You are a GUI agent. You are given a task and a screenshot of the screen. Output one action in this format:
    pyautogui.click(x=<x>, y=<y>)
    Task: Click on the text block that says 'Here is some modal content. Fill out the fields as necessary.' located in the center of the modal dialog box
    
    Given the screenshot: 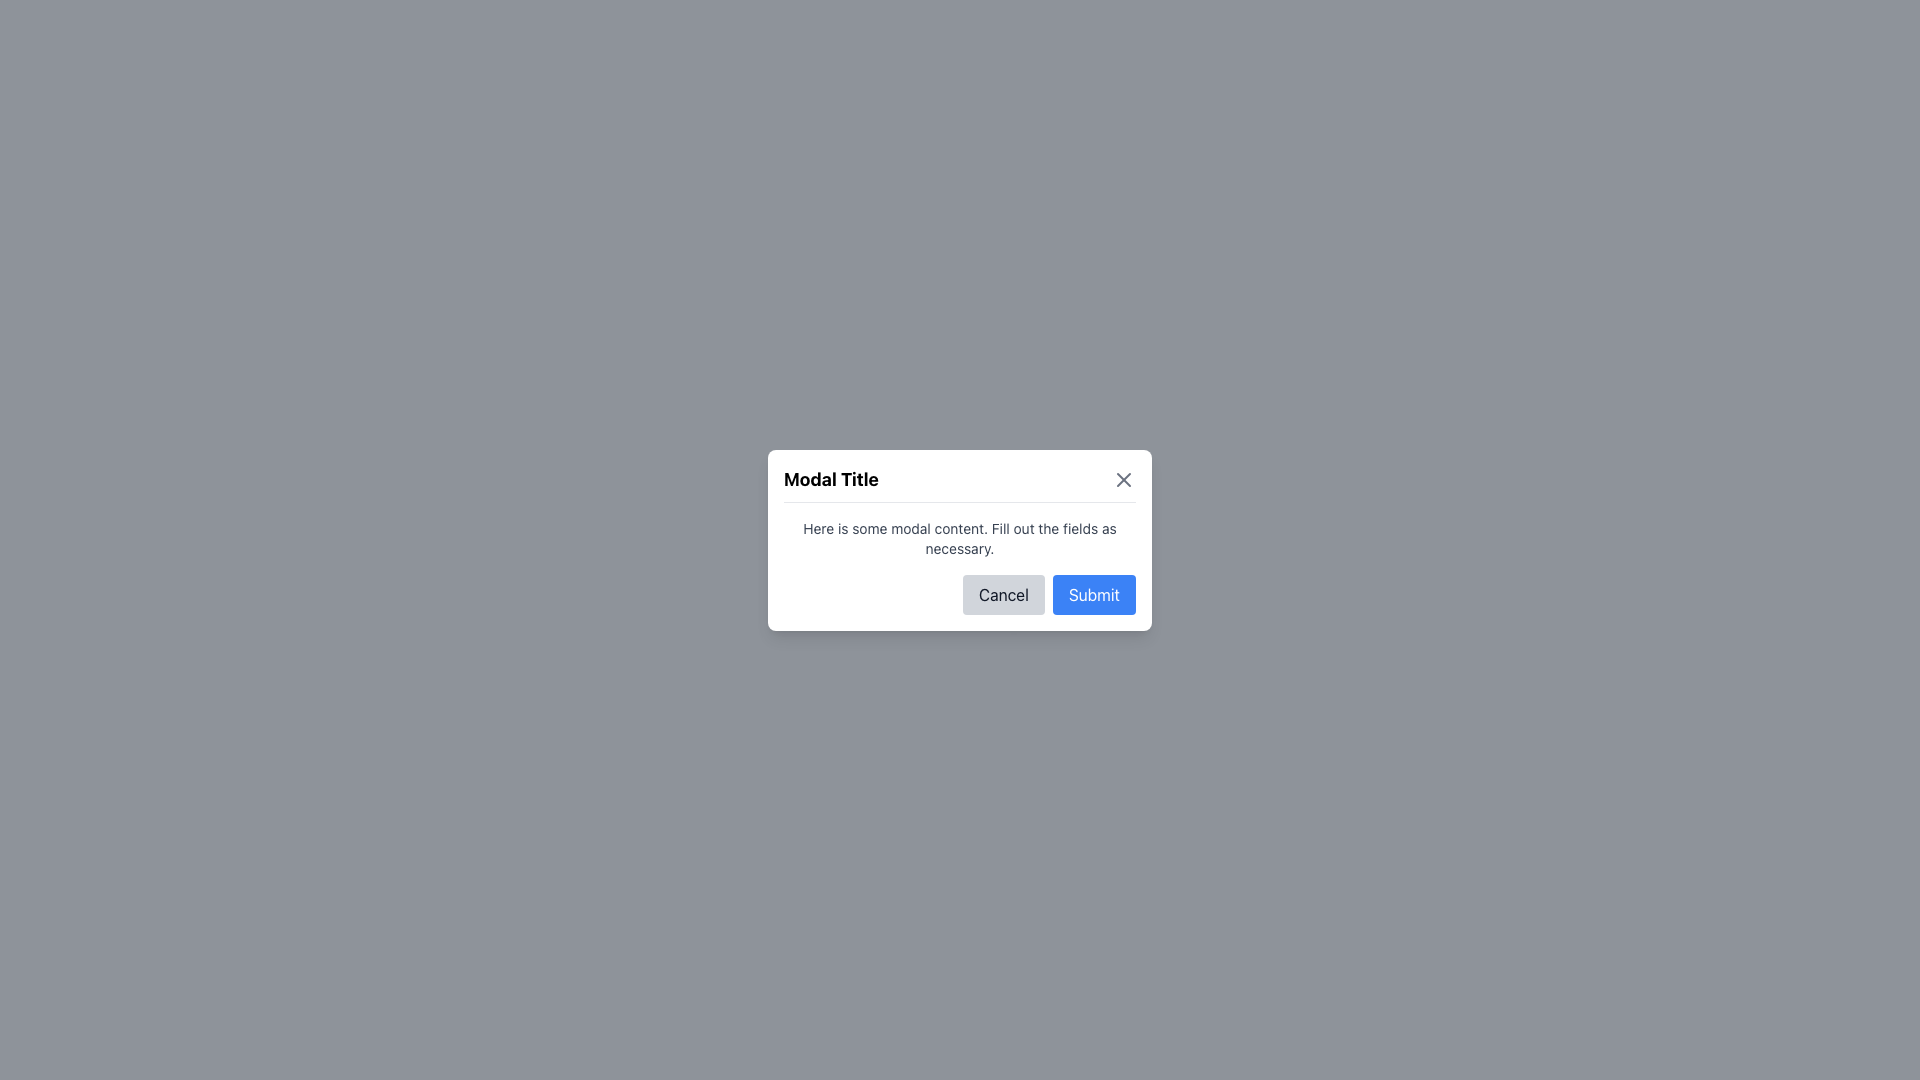 What is the action you would take?
    pyautogui.click(x=960, y=537)
    